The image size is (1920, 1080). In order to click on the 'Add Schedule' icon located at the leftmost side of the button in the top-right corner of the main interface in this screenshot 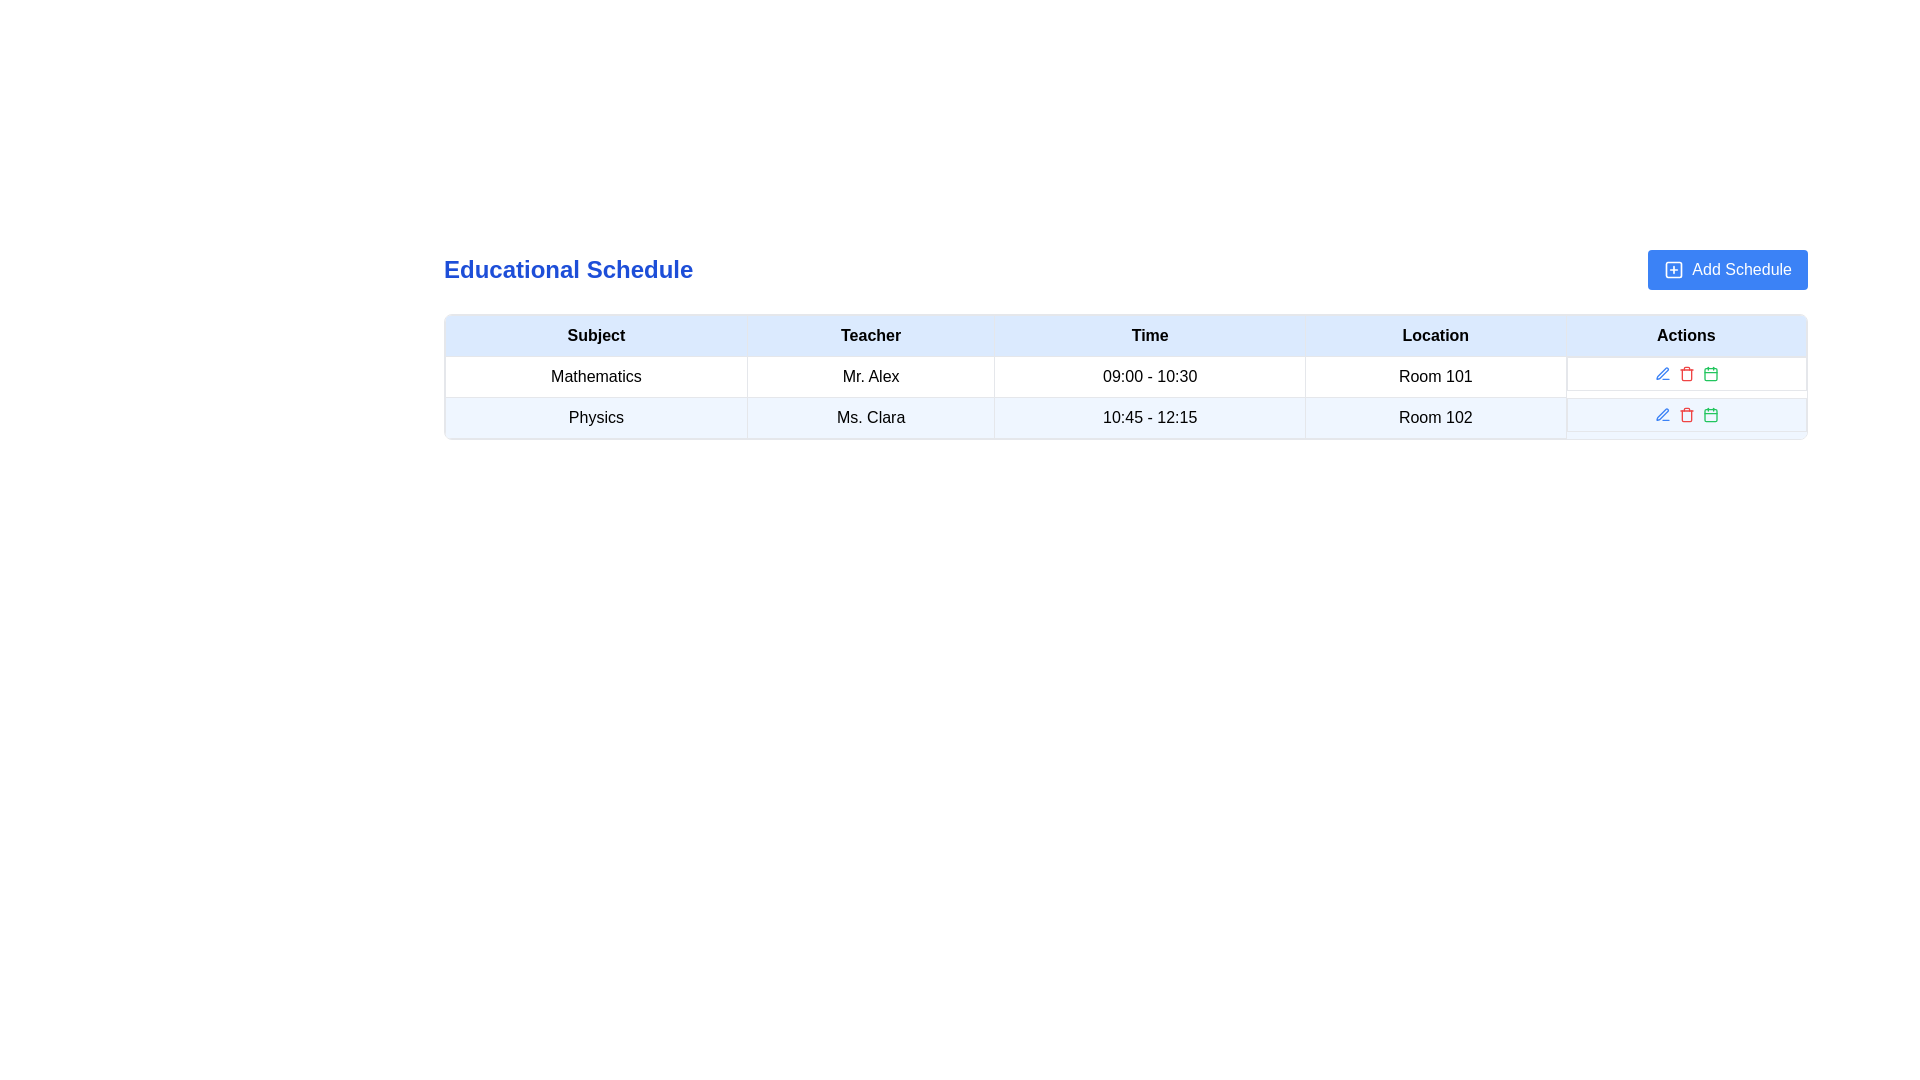, I will do `click(1674, 270)`.